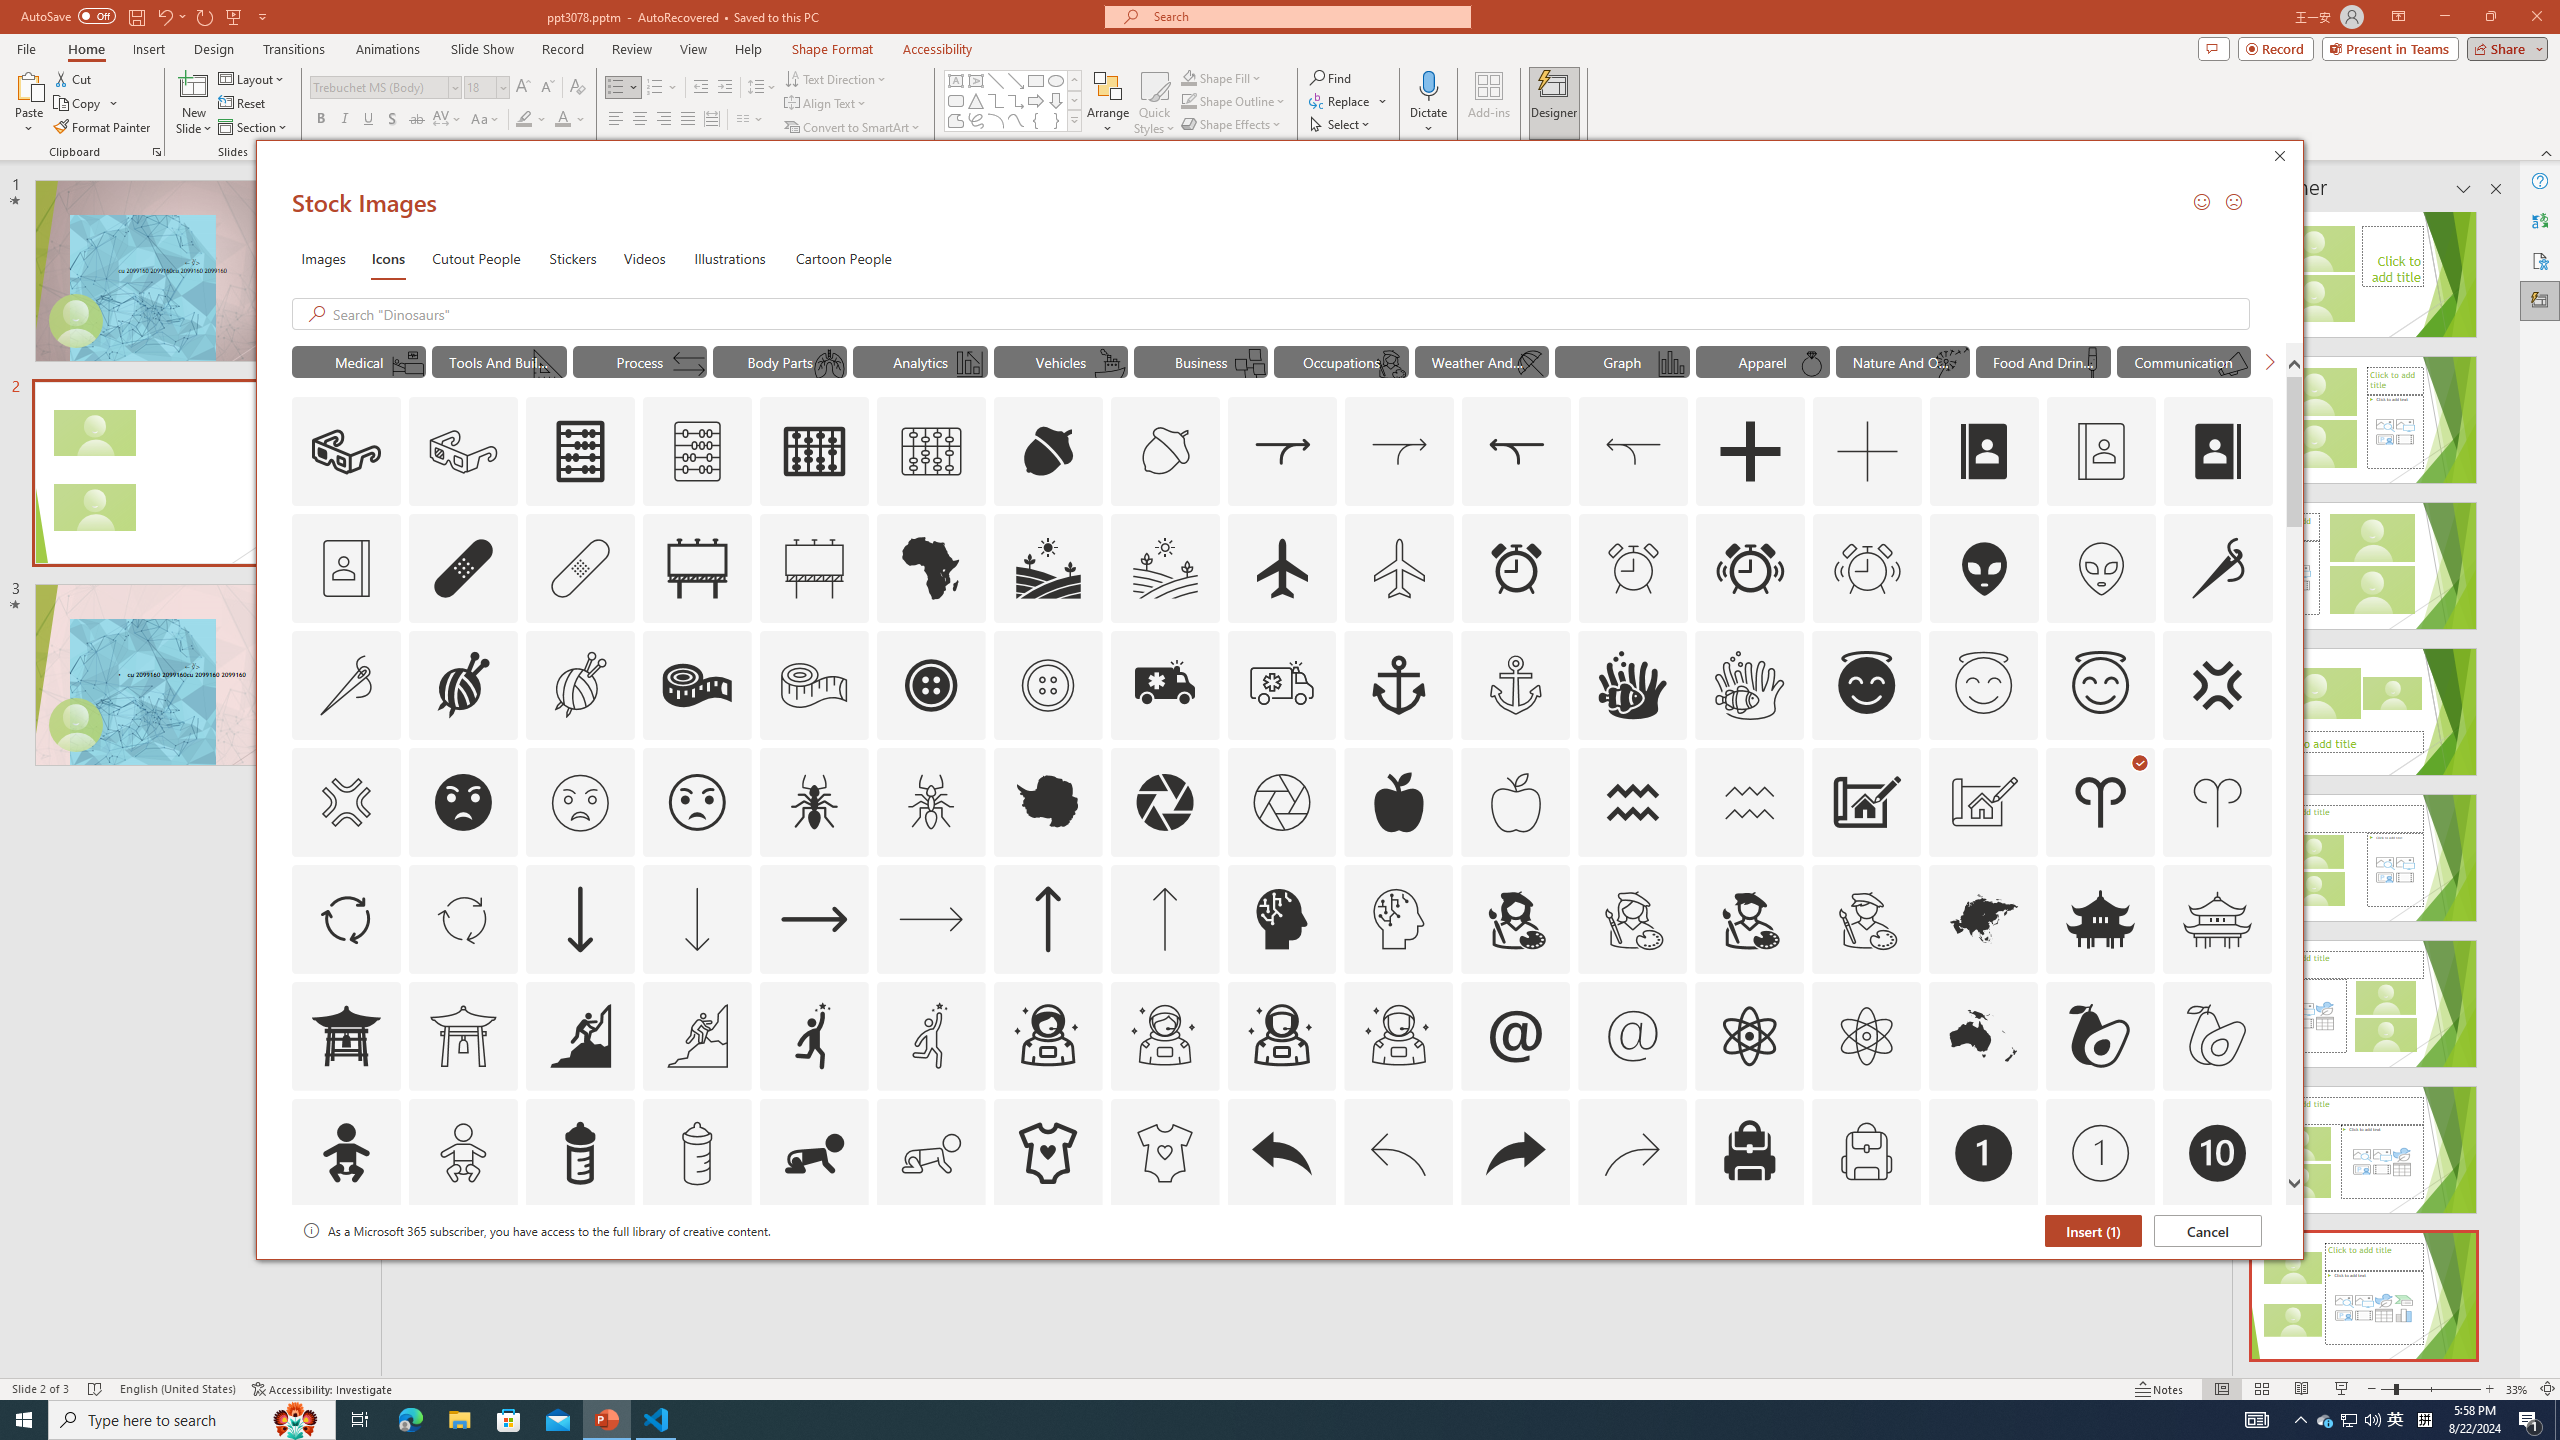 This screenshot has width=2560, height=1440. What do you see at coordinates (345, 918) in the screenshot?
I see `'AutomationID: Icons_ArrowCircle'` at bounding box center [345, 918].